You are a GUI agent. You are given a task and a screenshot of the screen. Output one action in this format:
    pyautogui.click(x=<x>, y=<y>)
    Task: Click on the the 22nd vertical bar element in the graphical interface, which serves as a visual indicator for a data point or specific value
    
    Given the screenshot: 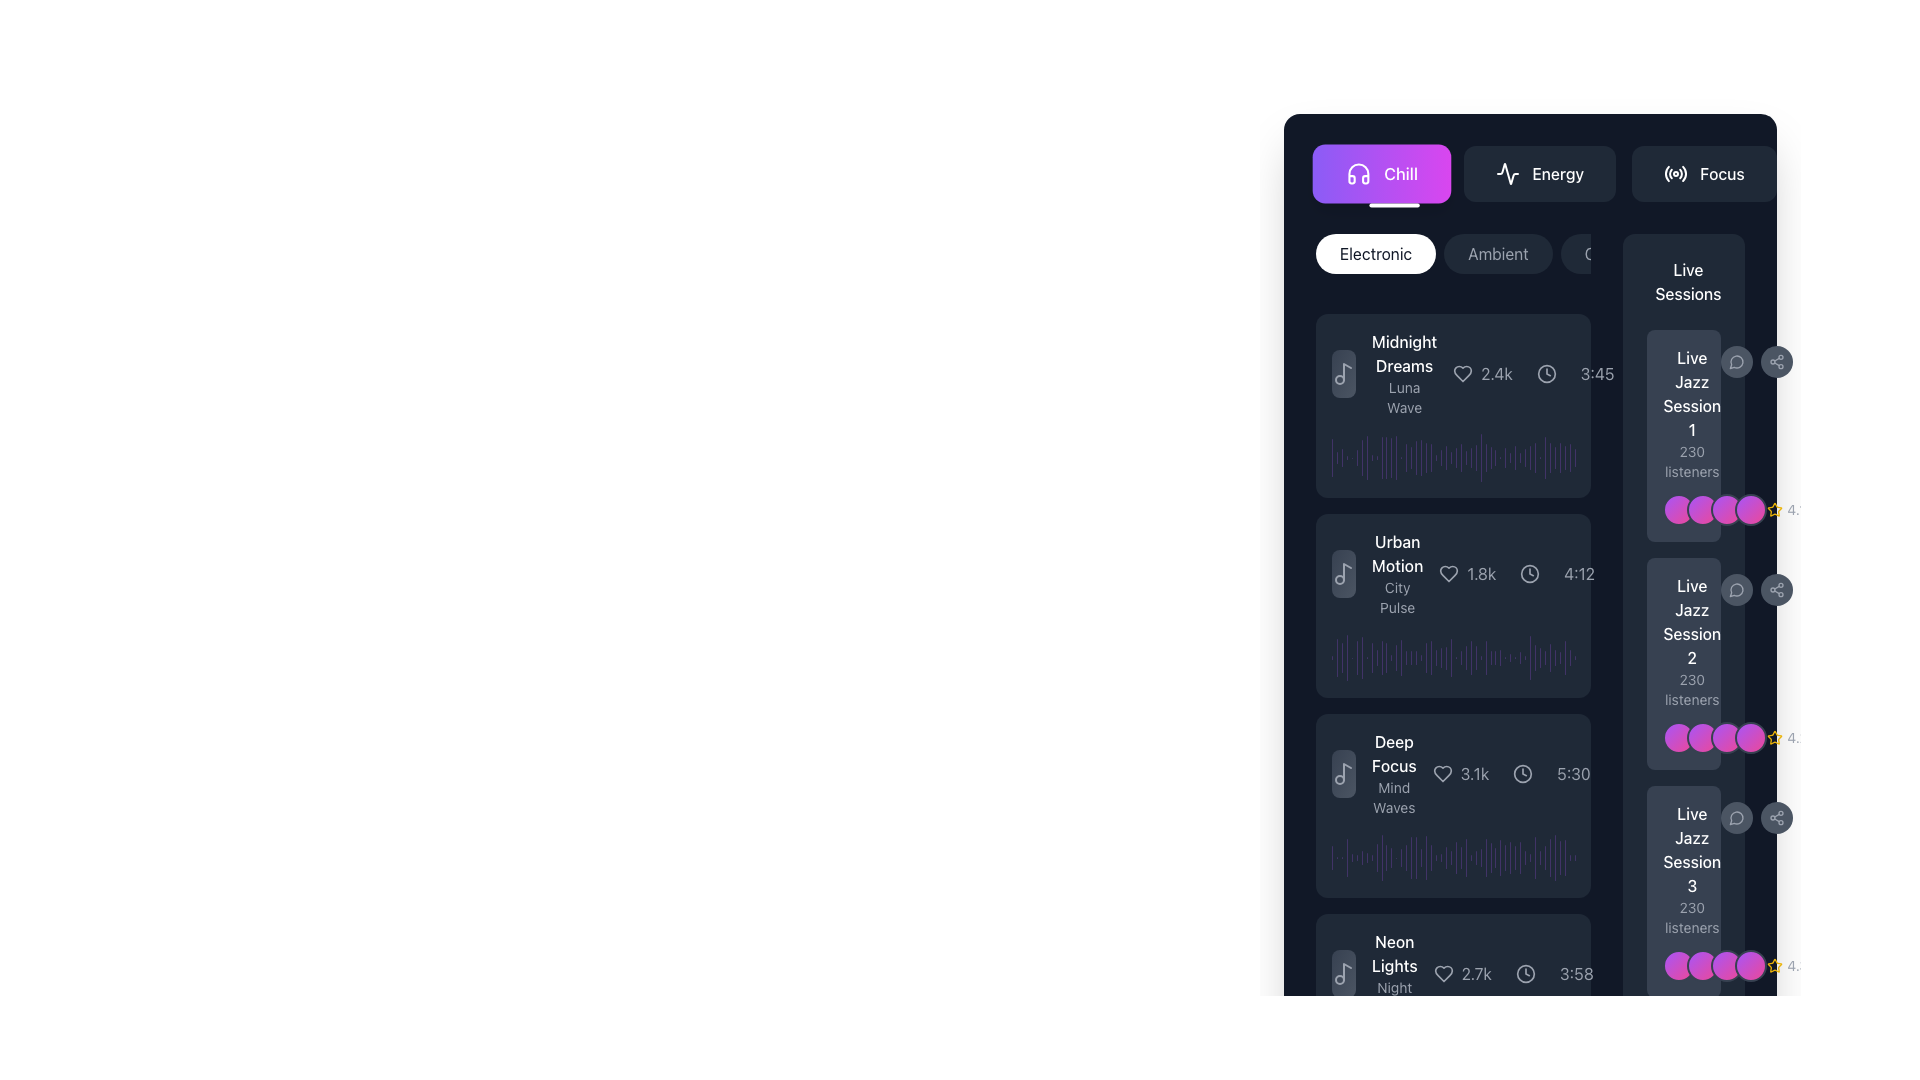 What is the action you would take?
    pyautogui.click(x=1441, y=856)
    